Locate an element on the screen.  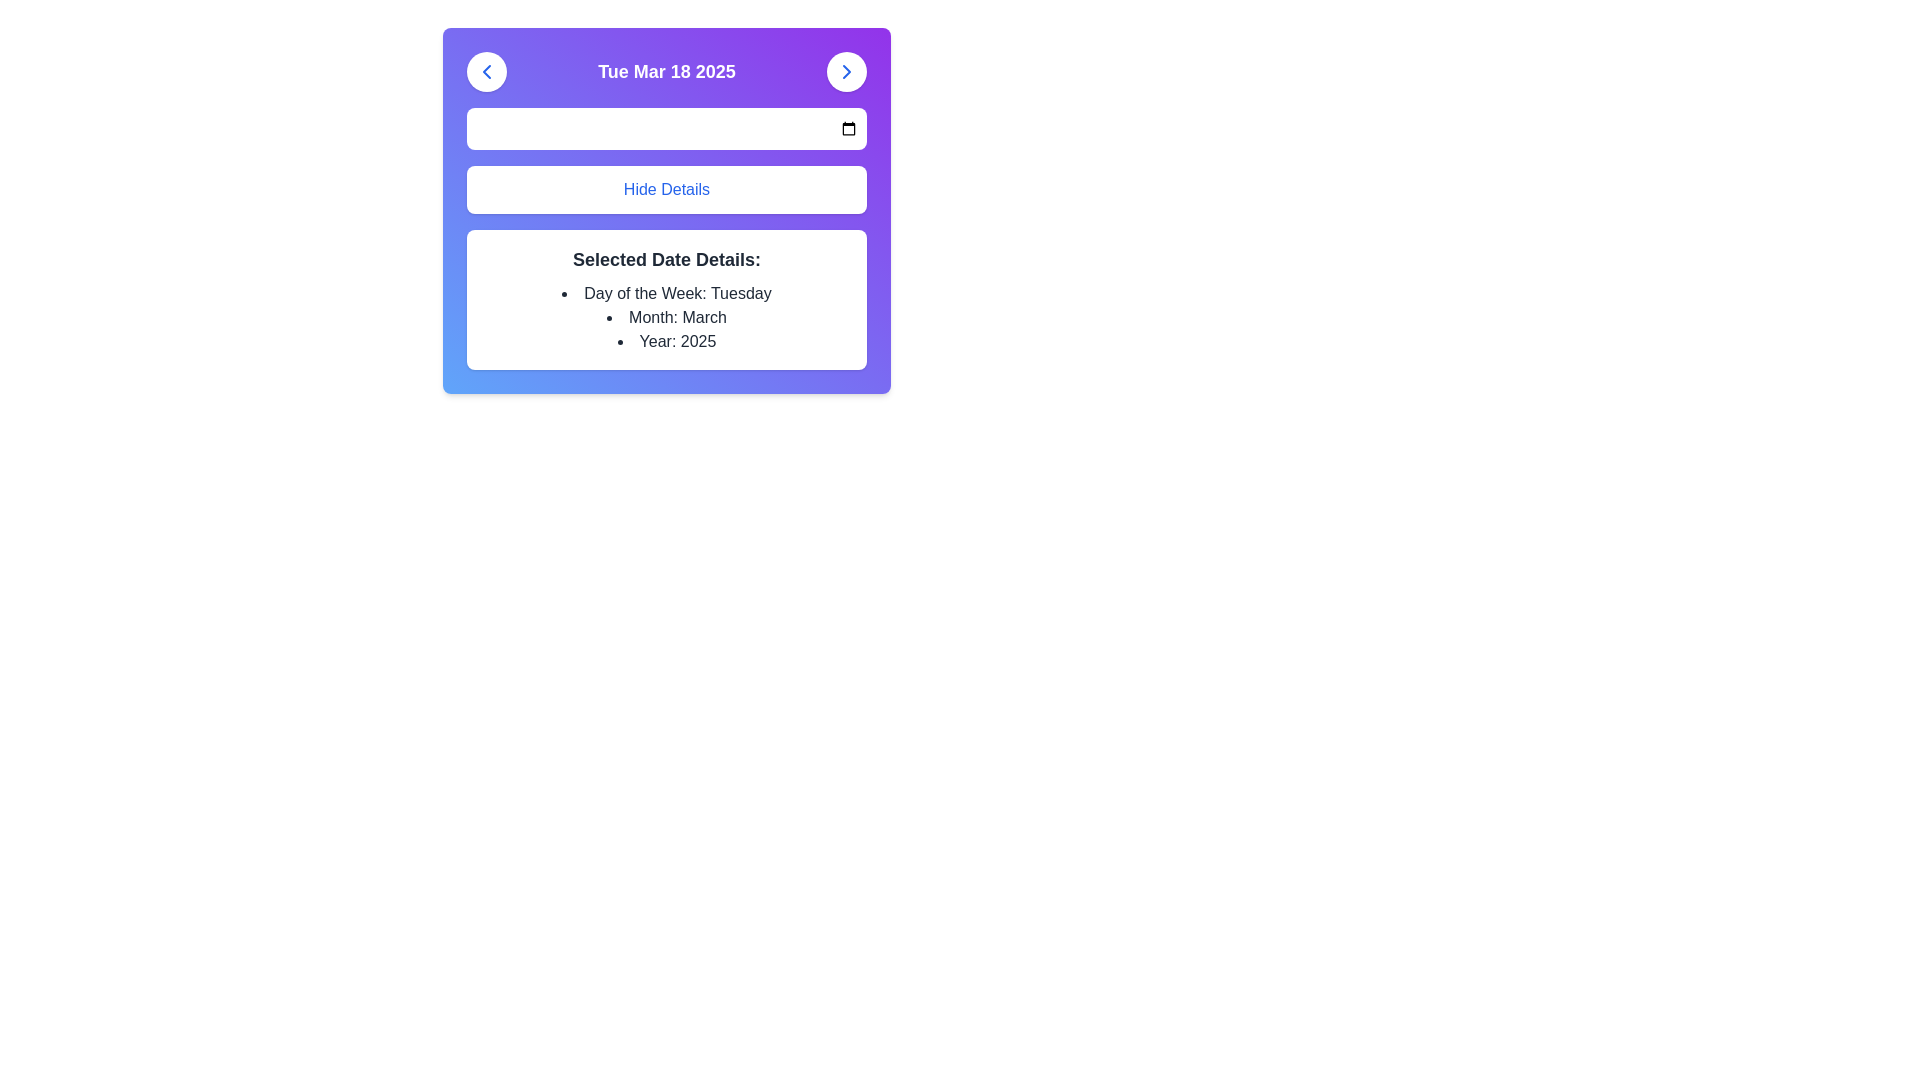
the small right-facing chevron icon within the rounded button is located at coordinates (846, 71).